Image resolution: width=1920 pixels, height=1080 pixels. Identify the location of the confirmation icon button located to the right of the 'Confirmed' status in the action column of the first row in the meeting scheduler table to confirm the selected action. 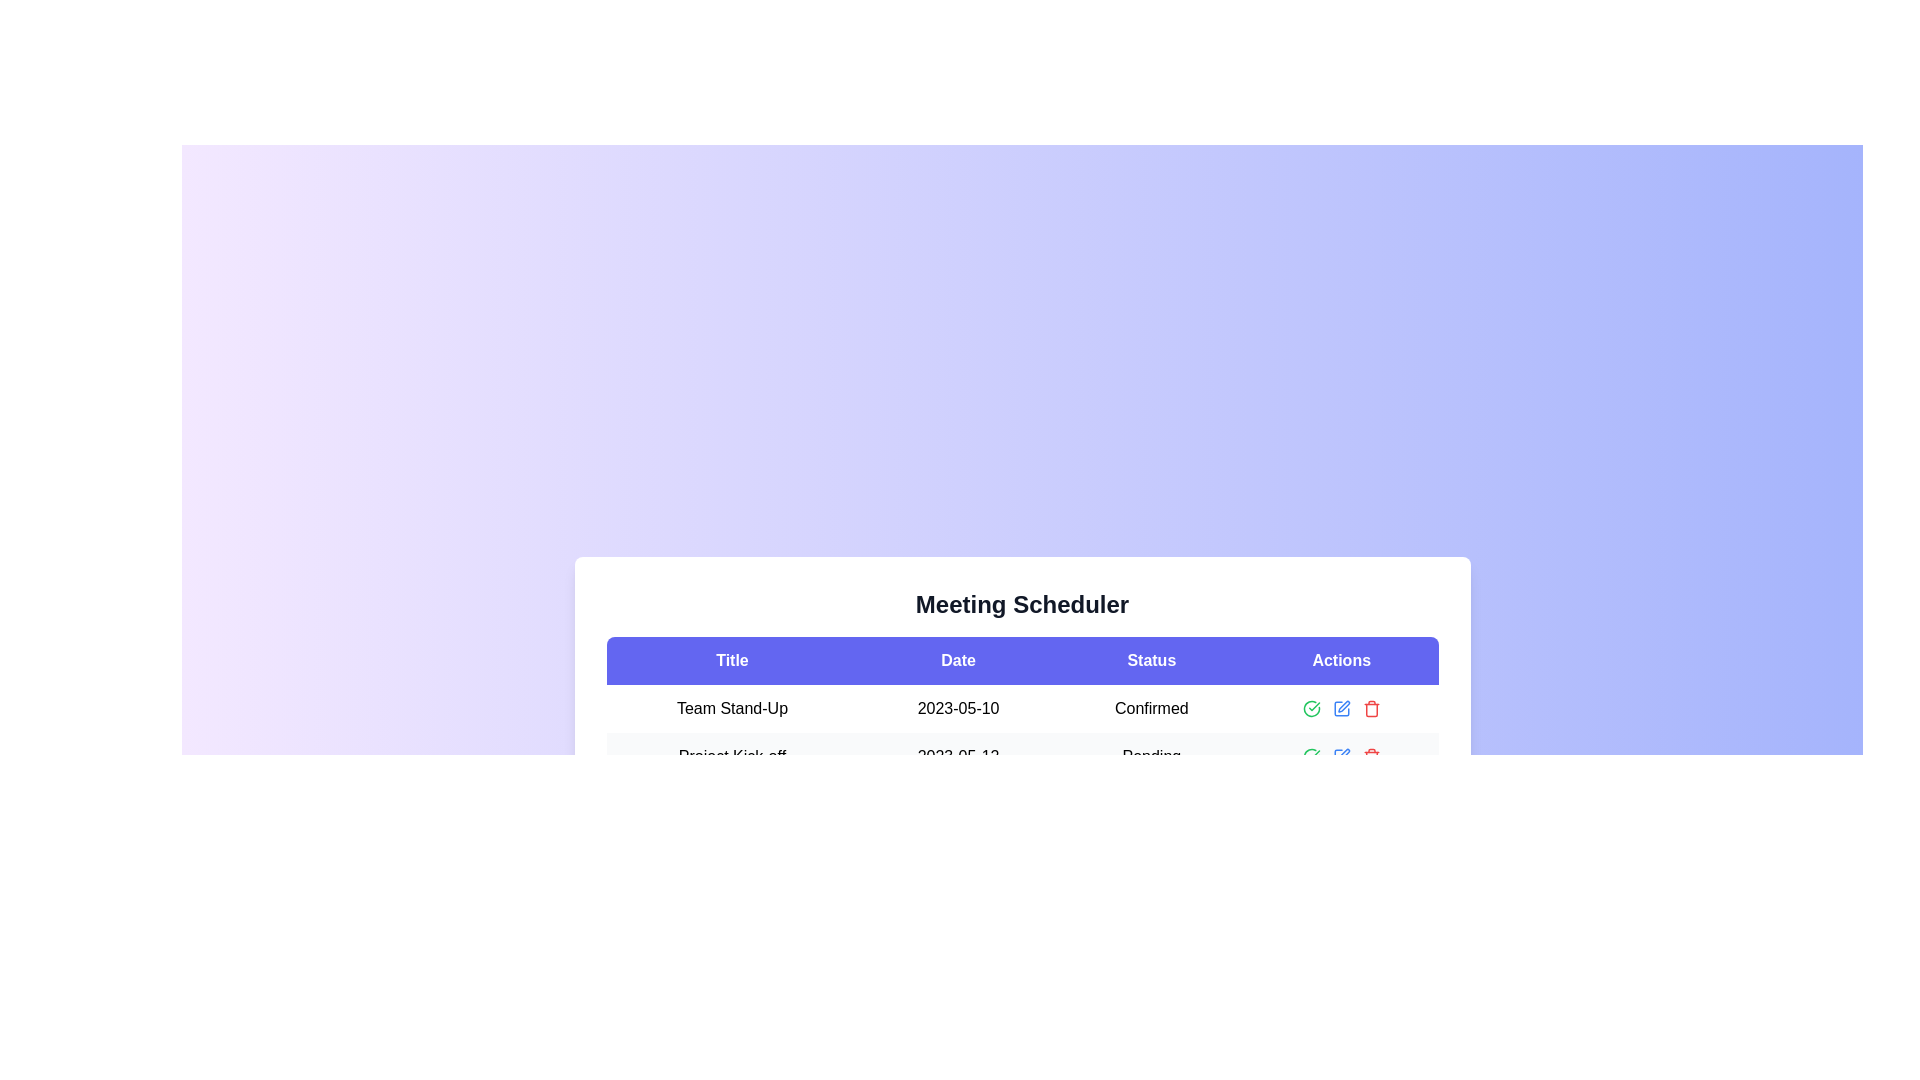
(1311, 708).